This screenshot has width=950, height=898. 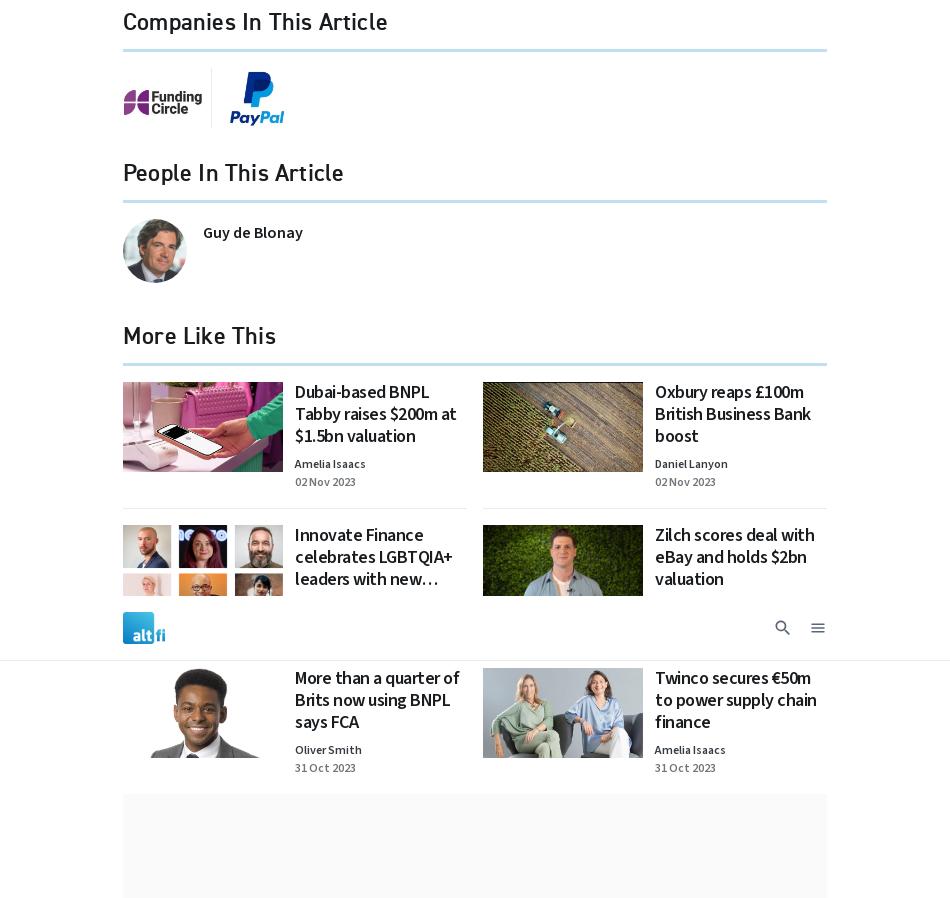 What do you see at coordinates (736, 243) in the screenshot?
I see `'Changing Digital'` at bounding box center [736, 243].